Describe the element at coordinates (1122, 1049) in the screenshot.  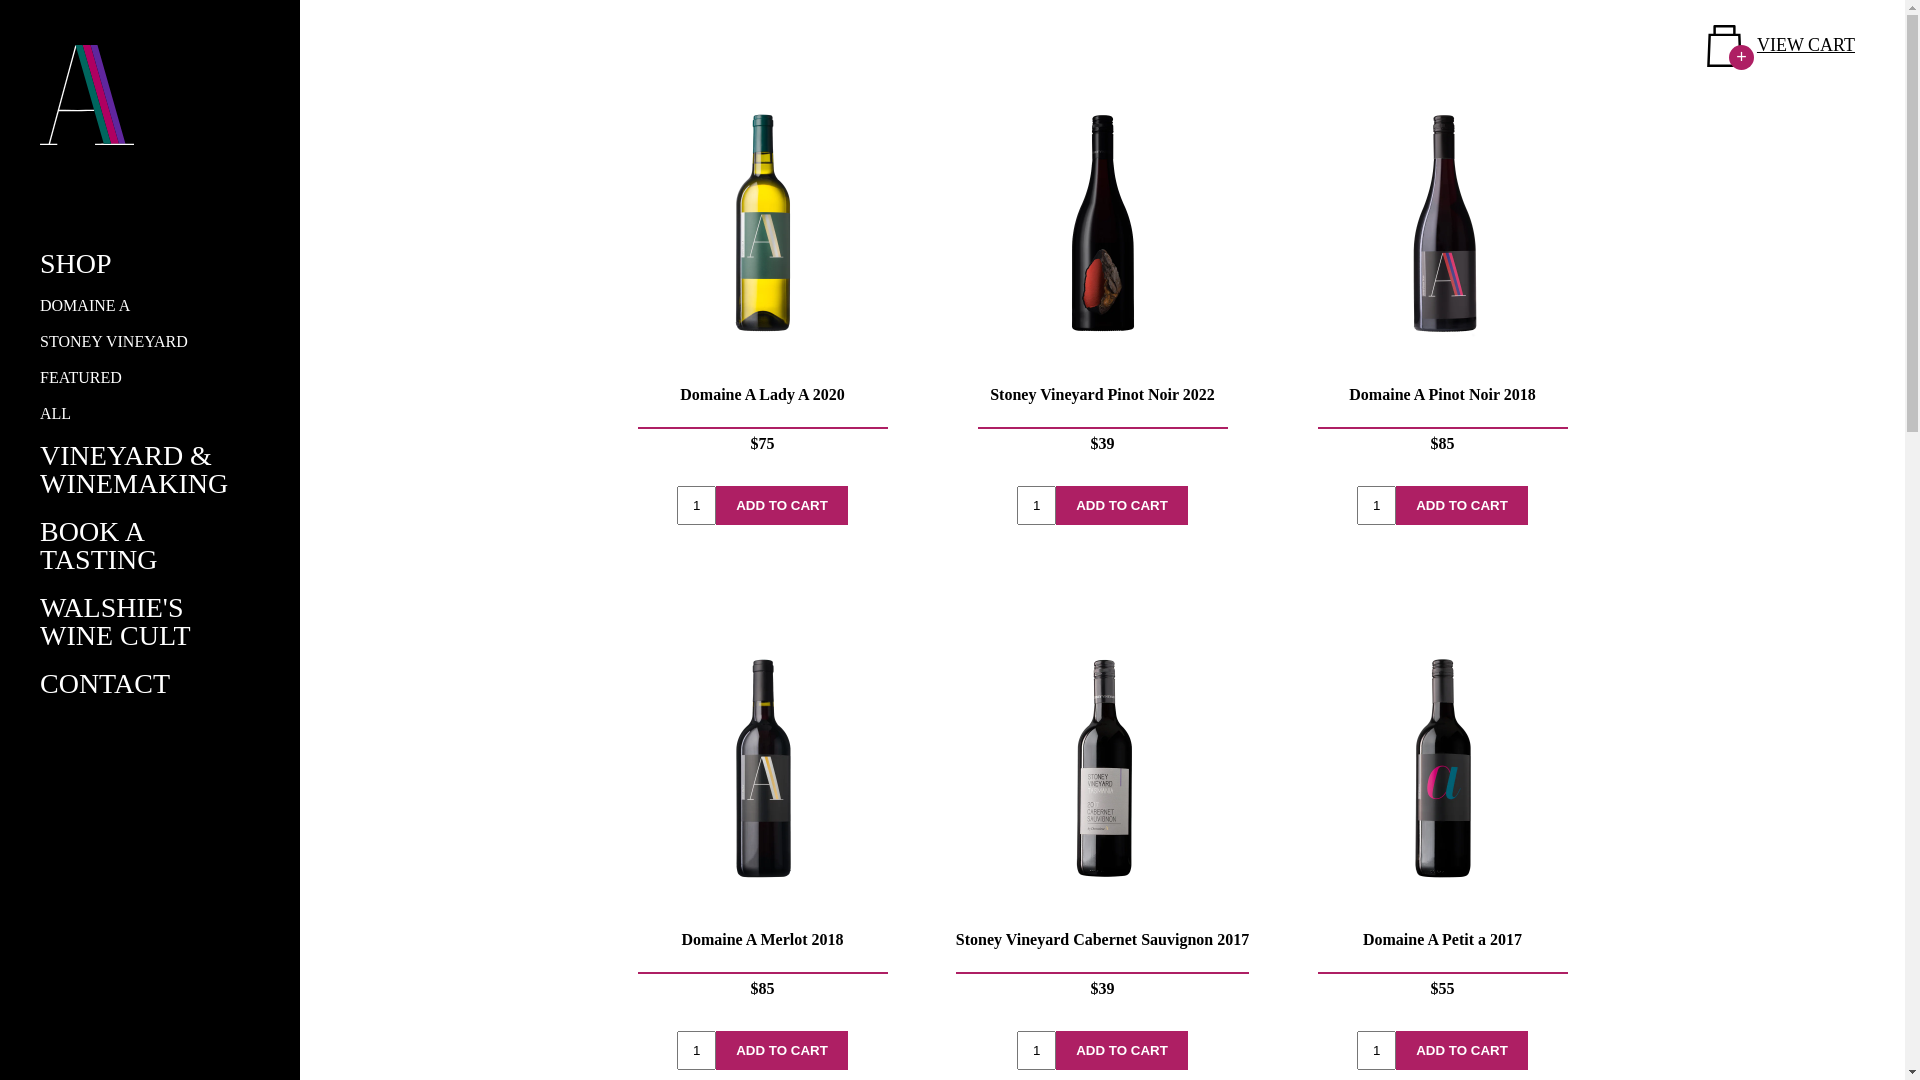
I see `'ADD TO CART'` at that location.